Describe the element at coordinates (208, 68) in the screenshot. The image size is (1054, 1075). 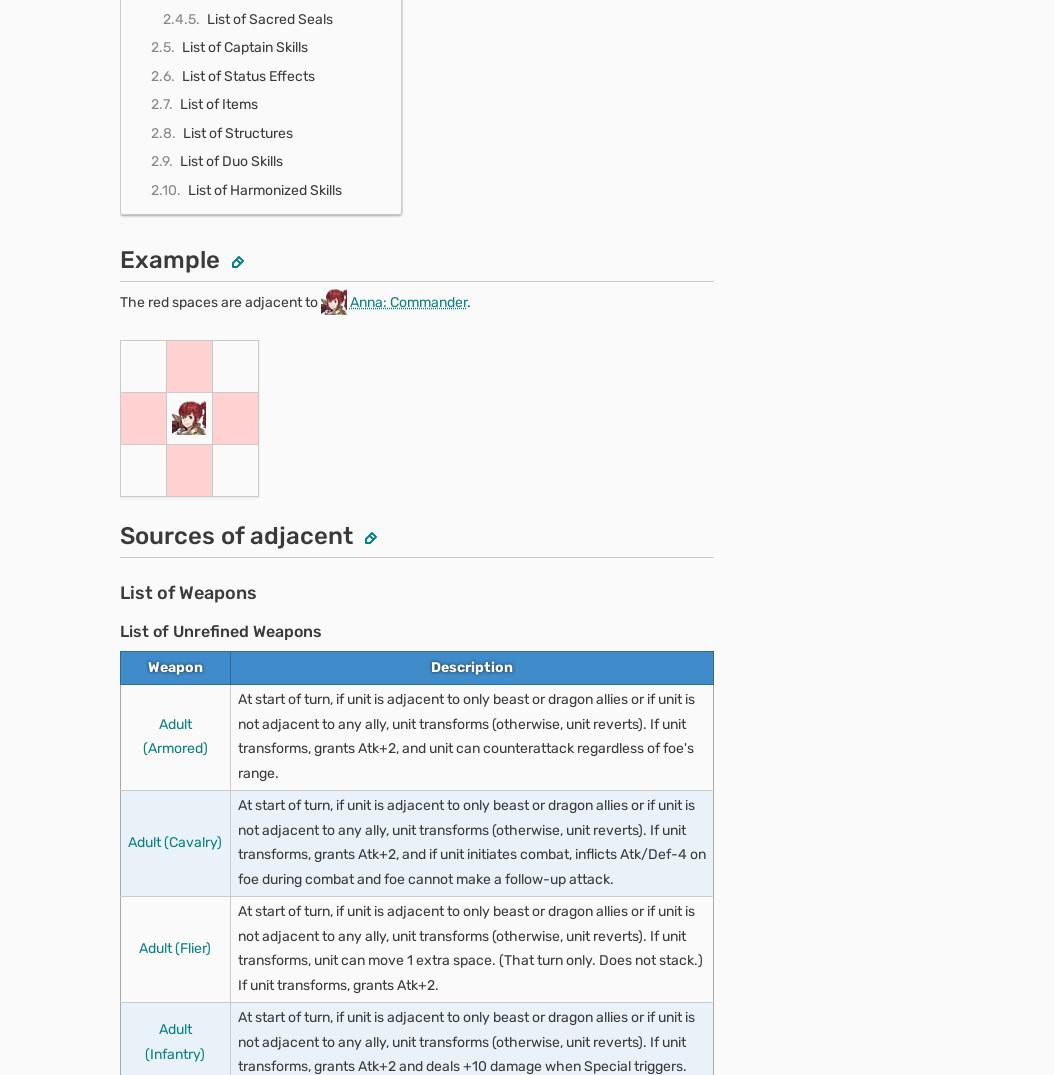
I see `'Inf. Null Follow 2'` at that location.